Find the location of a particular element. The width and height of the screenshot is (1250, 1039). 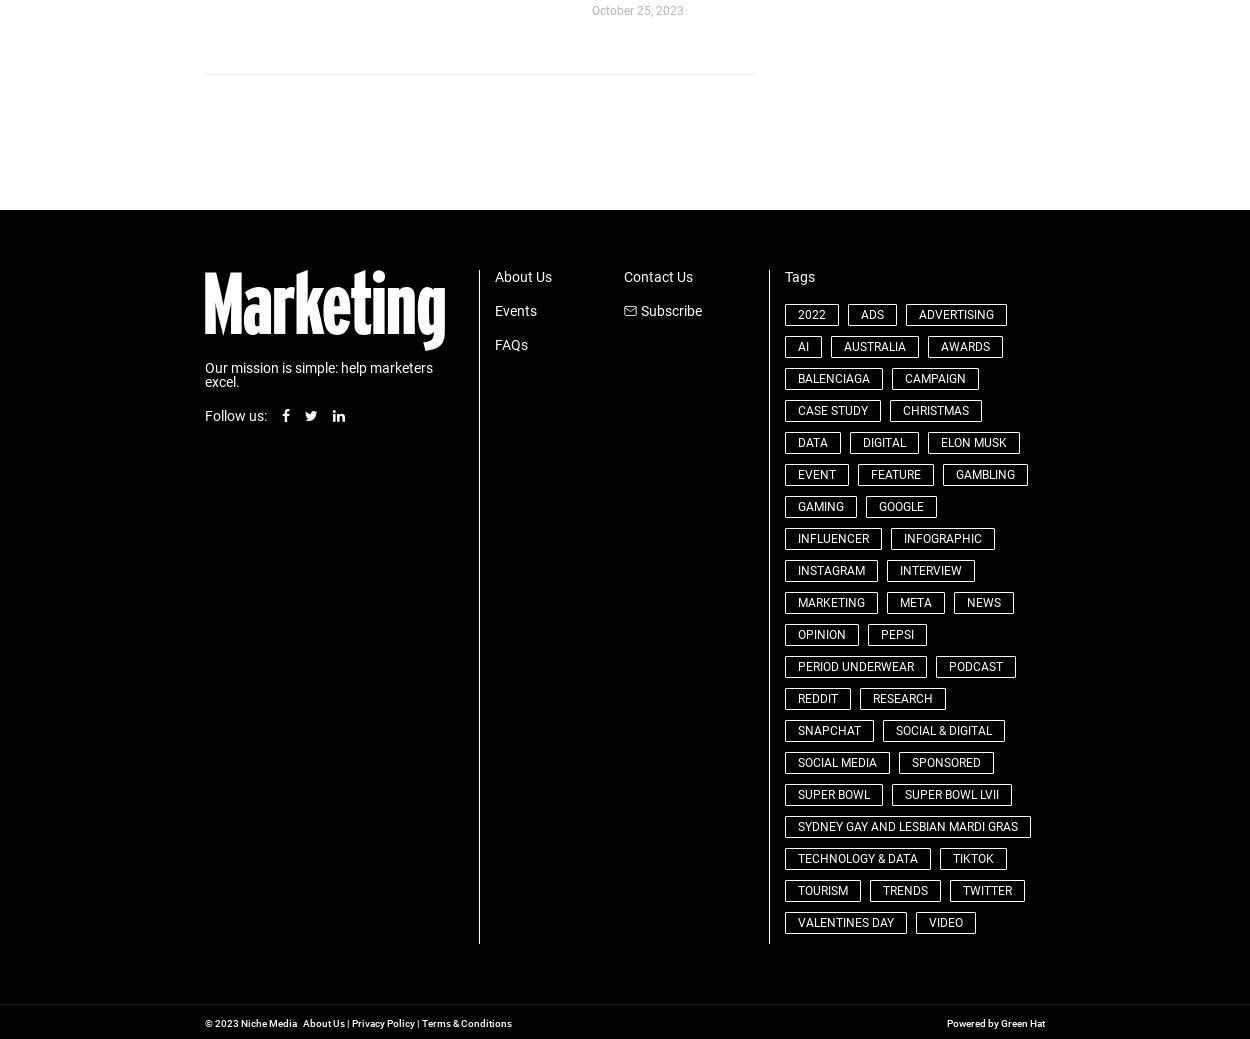

'Infographic' is located at coordinates (941, 537).